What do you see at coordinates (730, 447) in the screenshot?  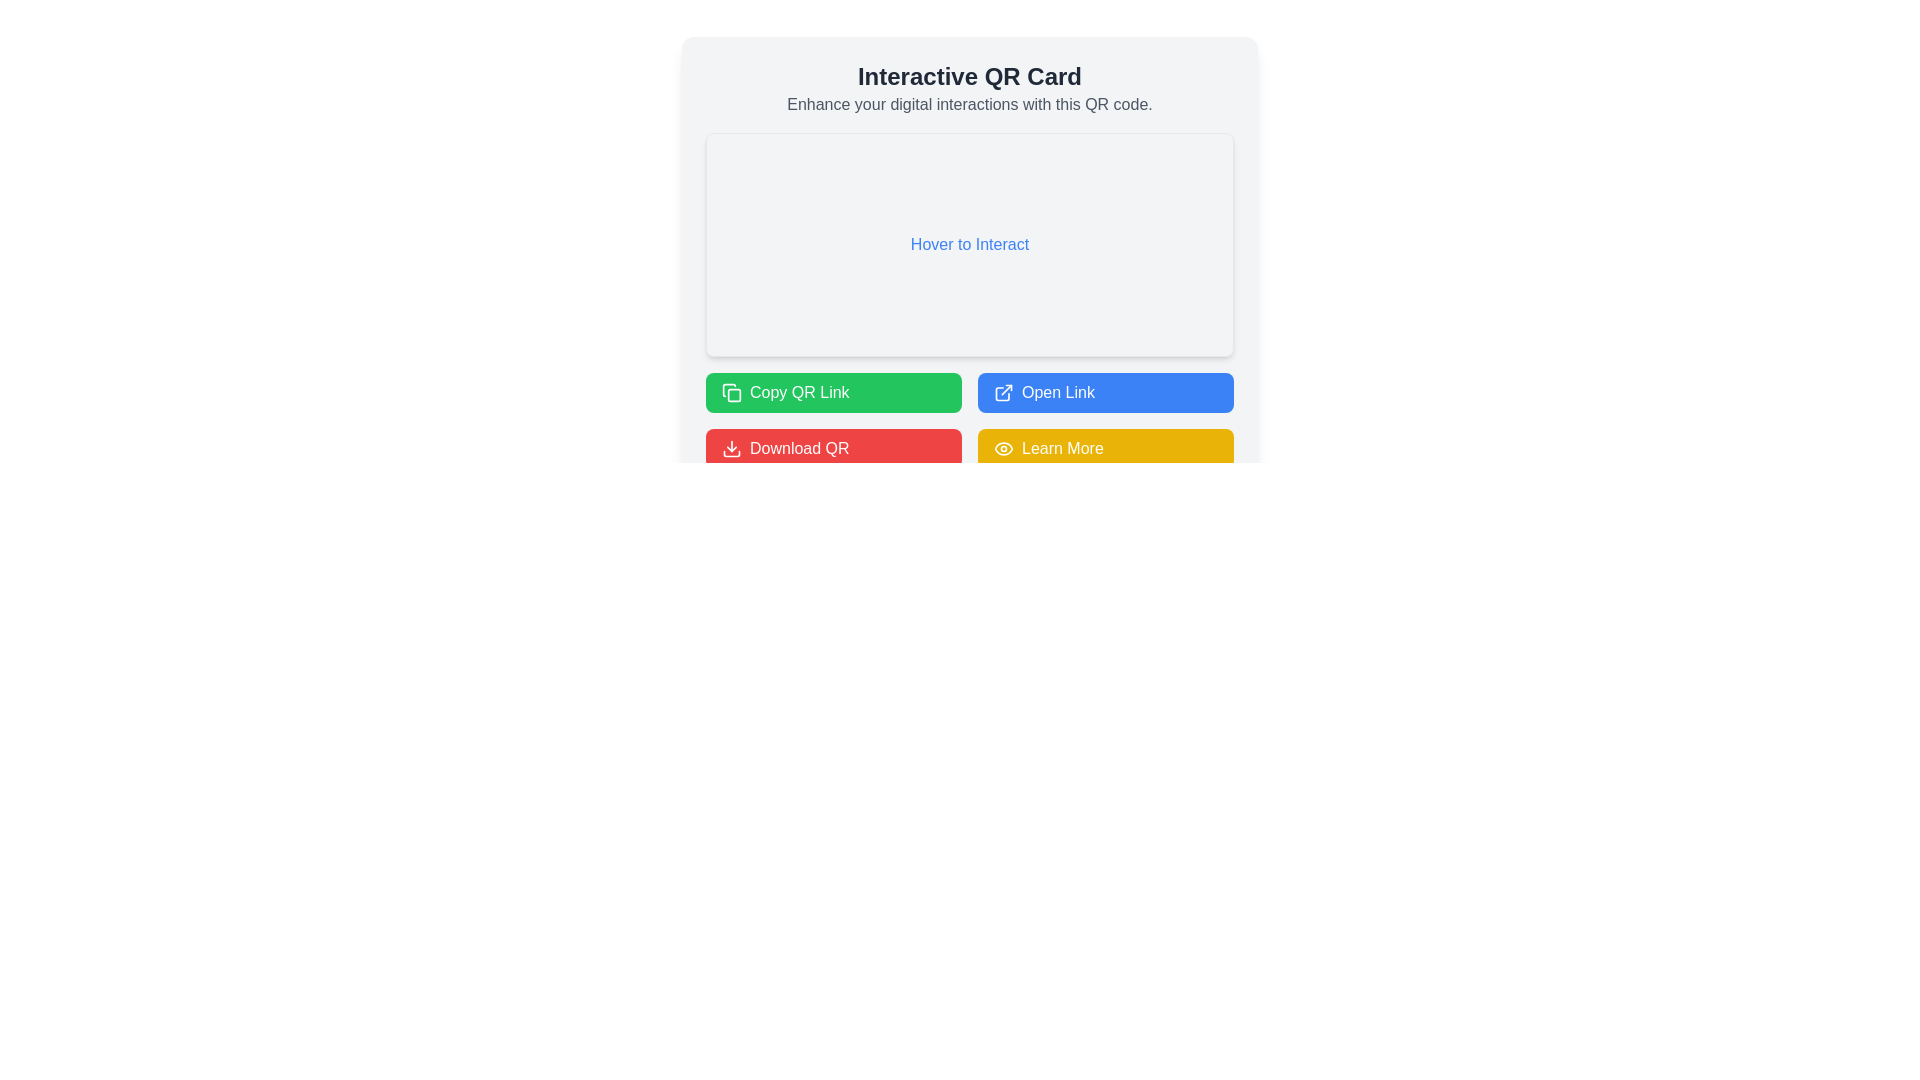 I see `the download icon located inside the red 'Download QR' button at the bottom left of the button's text` at bounding box center [730, 447].